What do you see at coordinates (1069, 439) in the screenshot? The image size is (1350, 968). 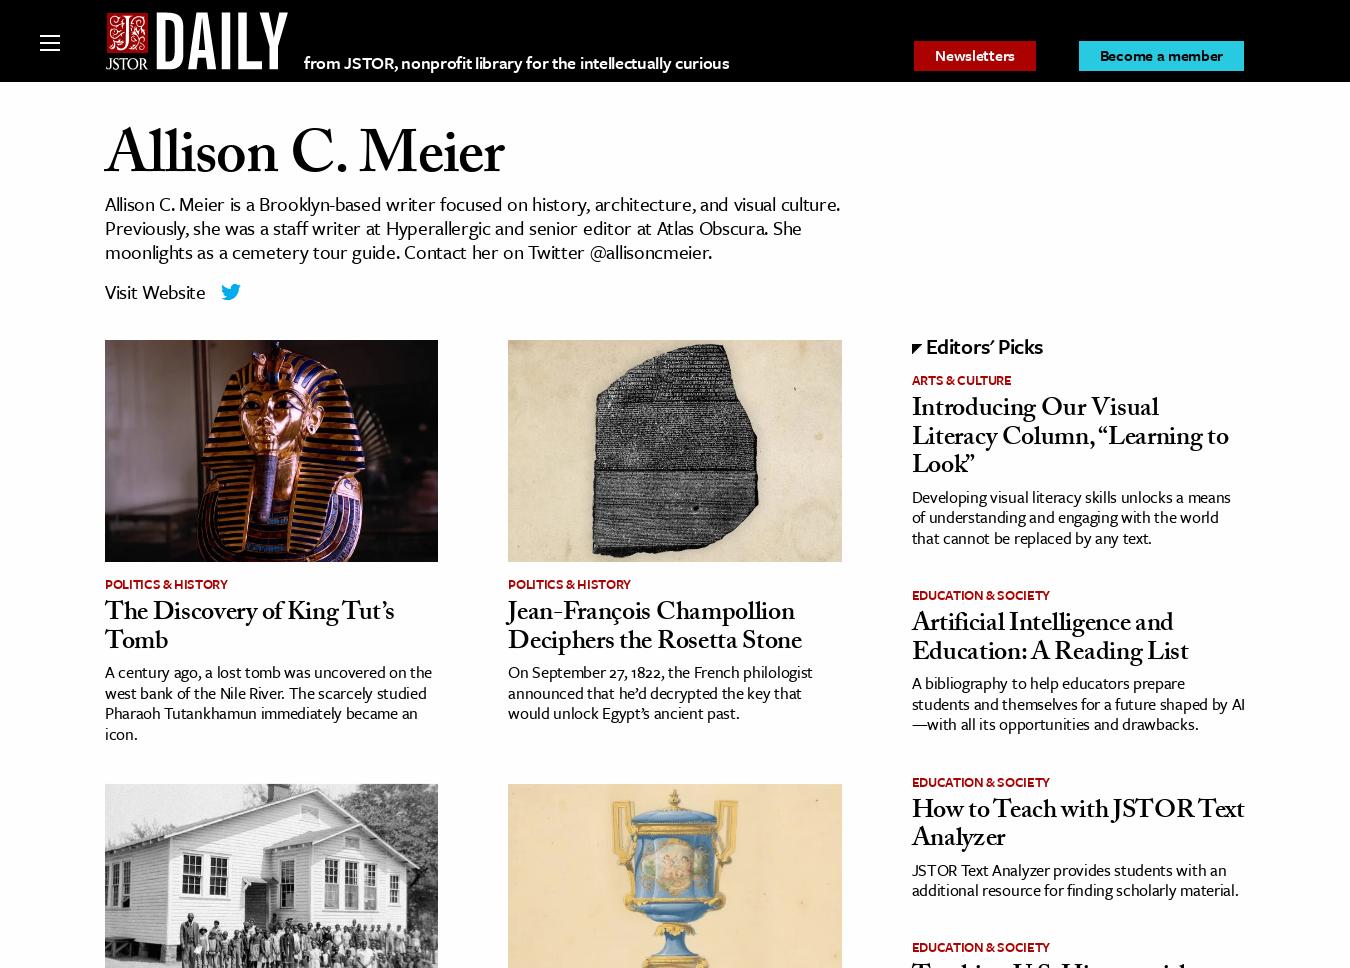 I see `'Introducing Our Visual Literacy Column, “Learning to Look”'` at bounding box center [1069, 439].